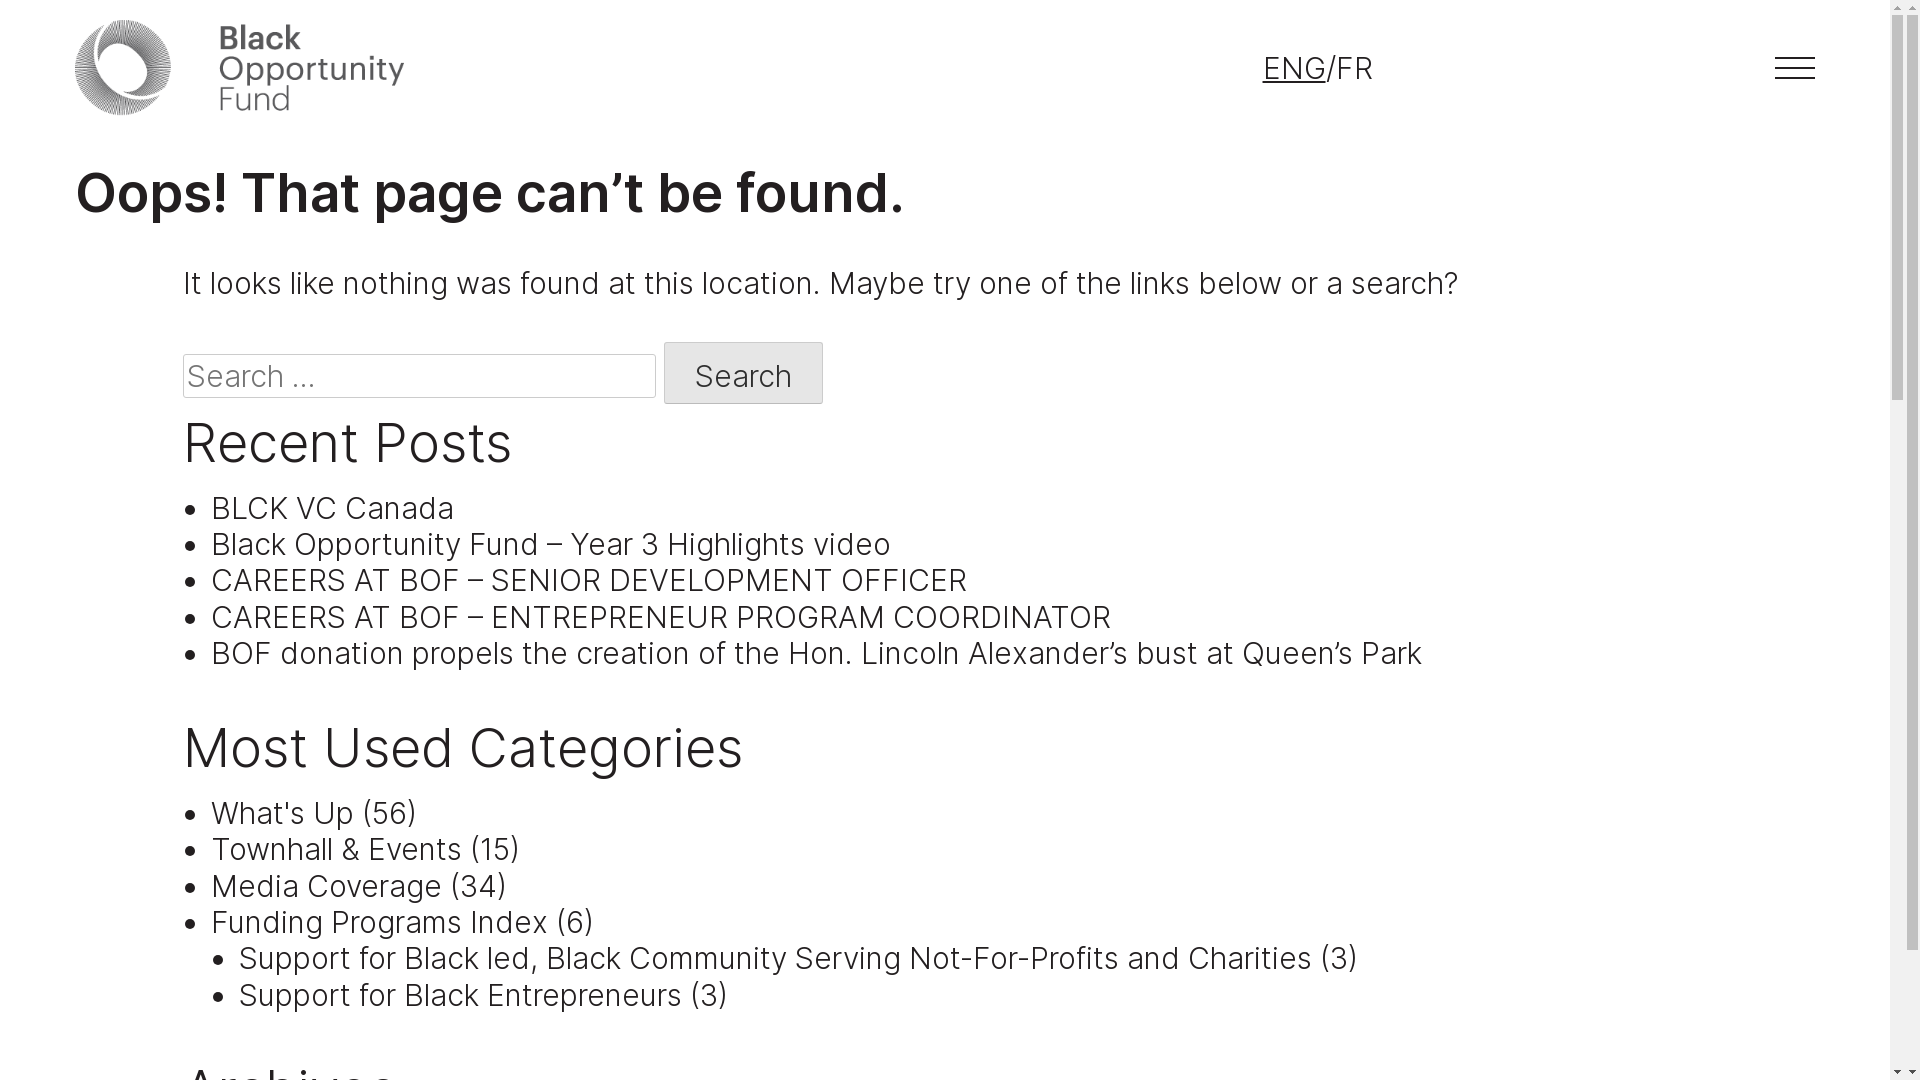 This screenshot has height=1080, width=1920. Describe the element at coordinates (281, 813) in the screenshot. I see `'What's Up'` at that location.